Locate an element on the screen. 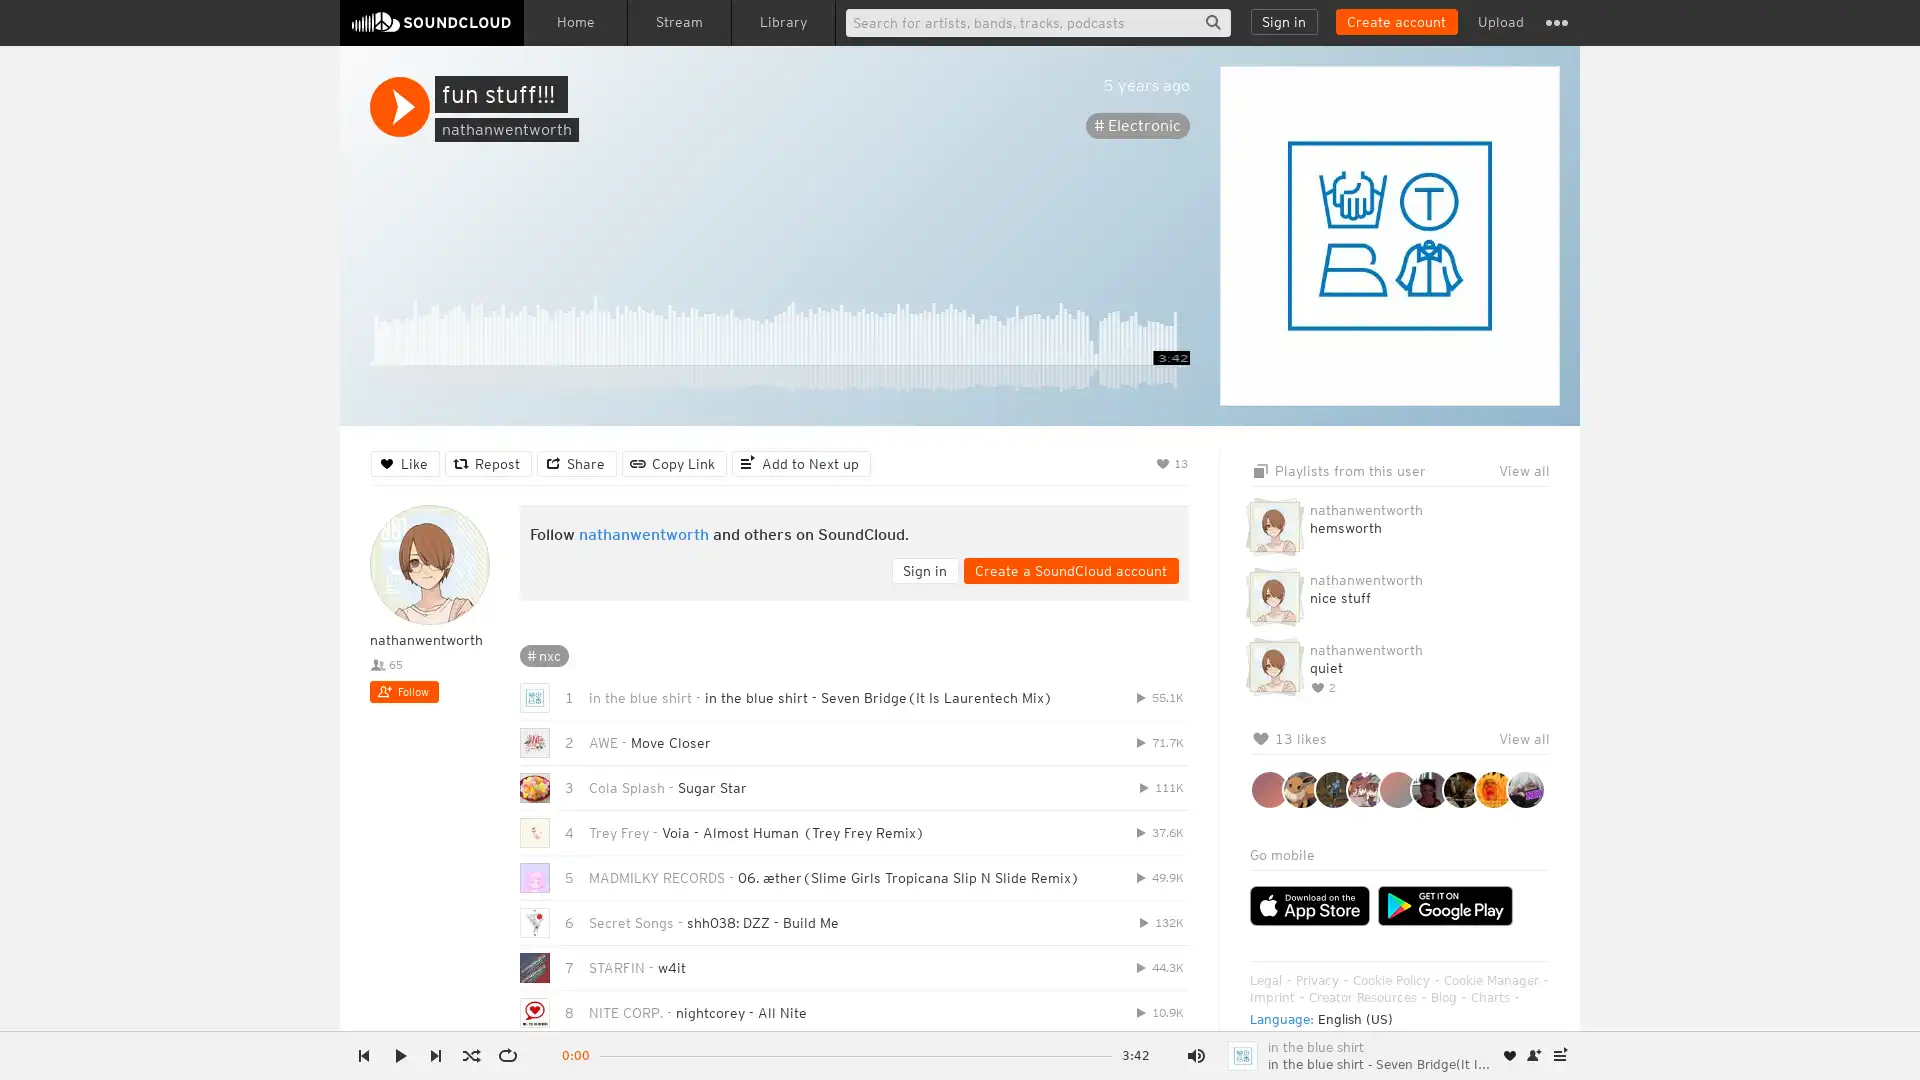 Image resolution: width=1920 pixels, height=1080 pixels. Like is located at coordinates (404, 462).